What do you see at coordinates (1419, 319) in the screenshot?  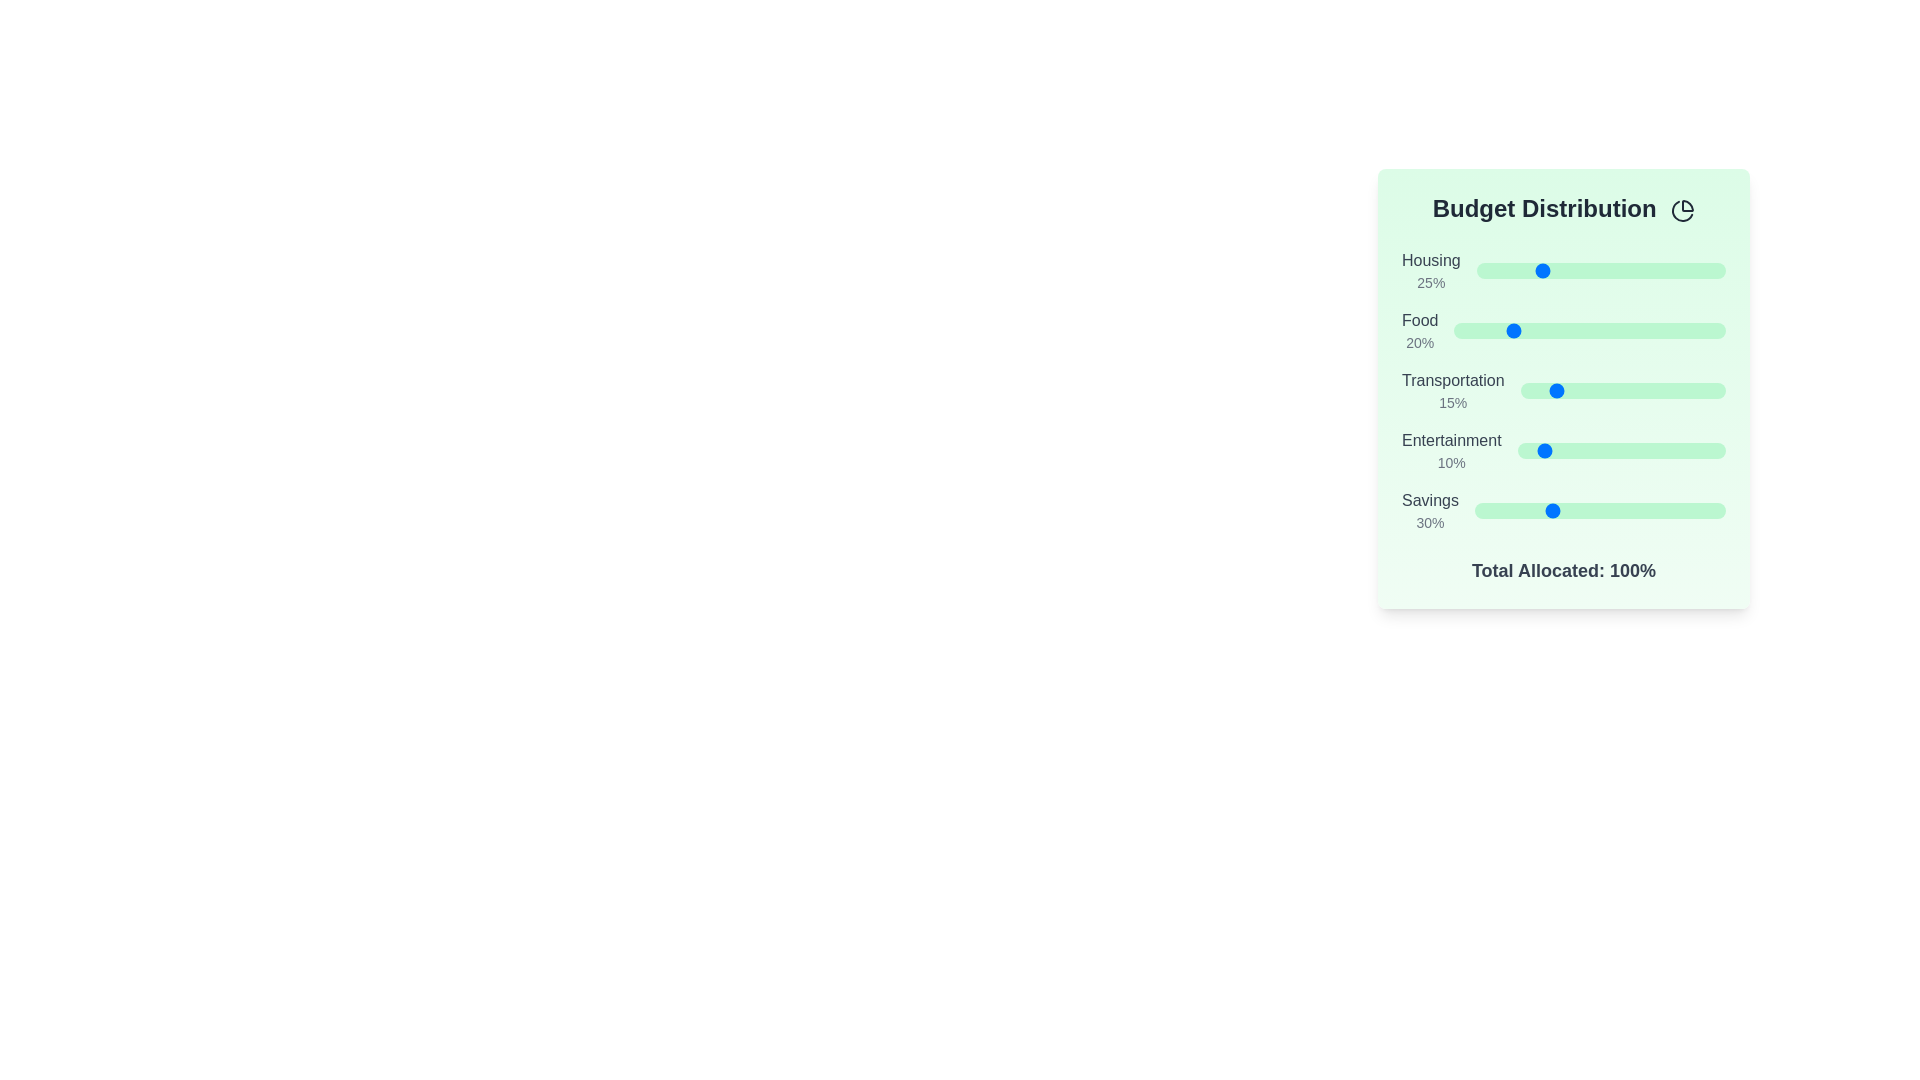 I see `the category name Food to highlight it` at bounding box center [1419, 319].